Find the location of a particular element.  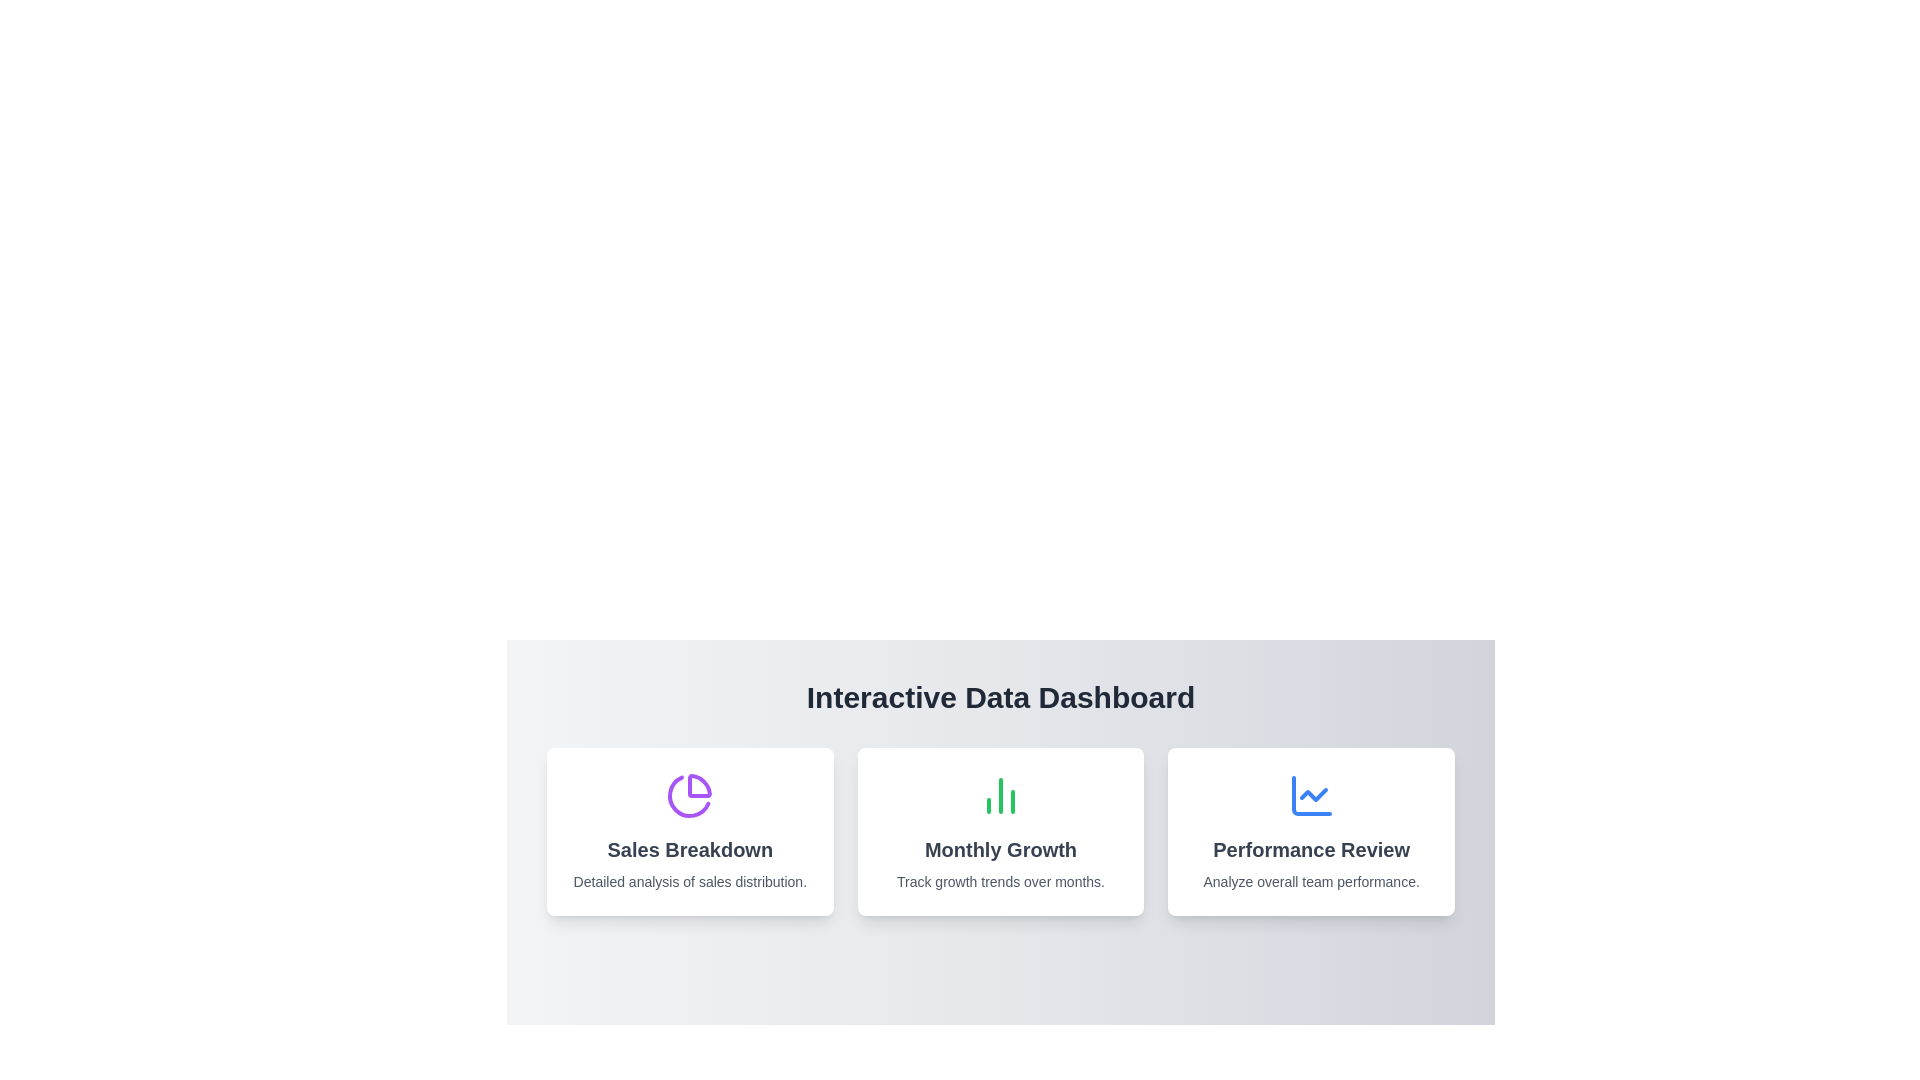

the first Informational card in the grid layout that provides an overview of sales breakdown, located to the left of the 'Monthly Growth' card is located at coordinates (690, 832).